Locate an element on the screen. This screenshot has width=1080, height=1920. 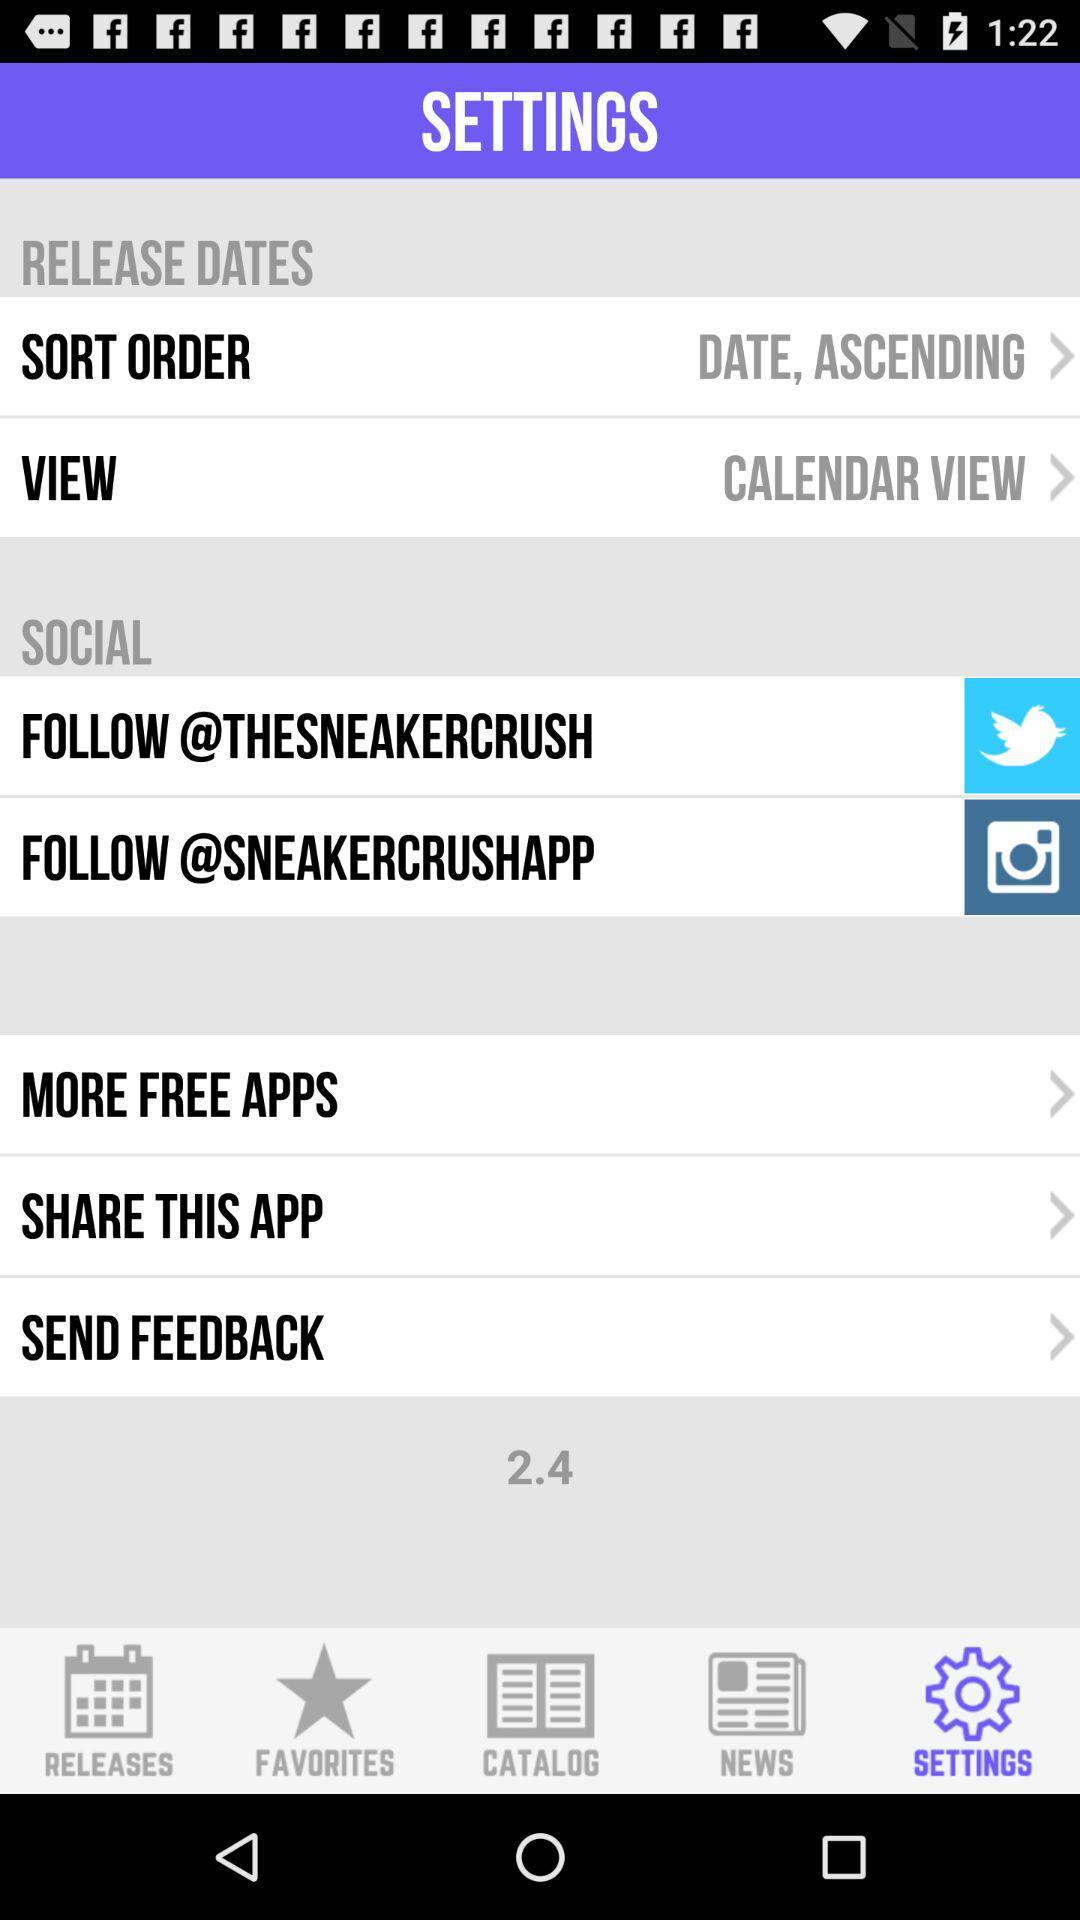
releases is located at coordinates (108, 1710).